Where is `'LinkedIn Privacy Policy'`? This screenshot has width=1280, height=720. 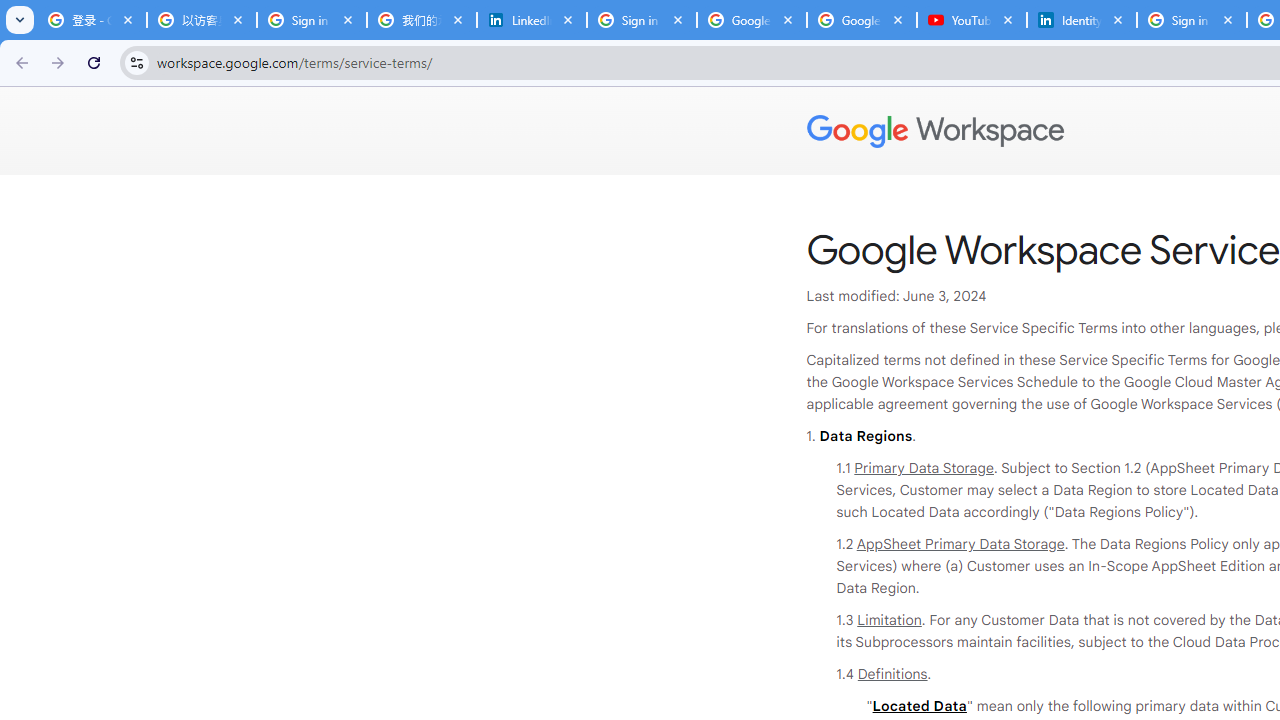 'LinkedIn Privacy Policy' is located at coordinates (532, 20).